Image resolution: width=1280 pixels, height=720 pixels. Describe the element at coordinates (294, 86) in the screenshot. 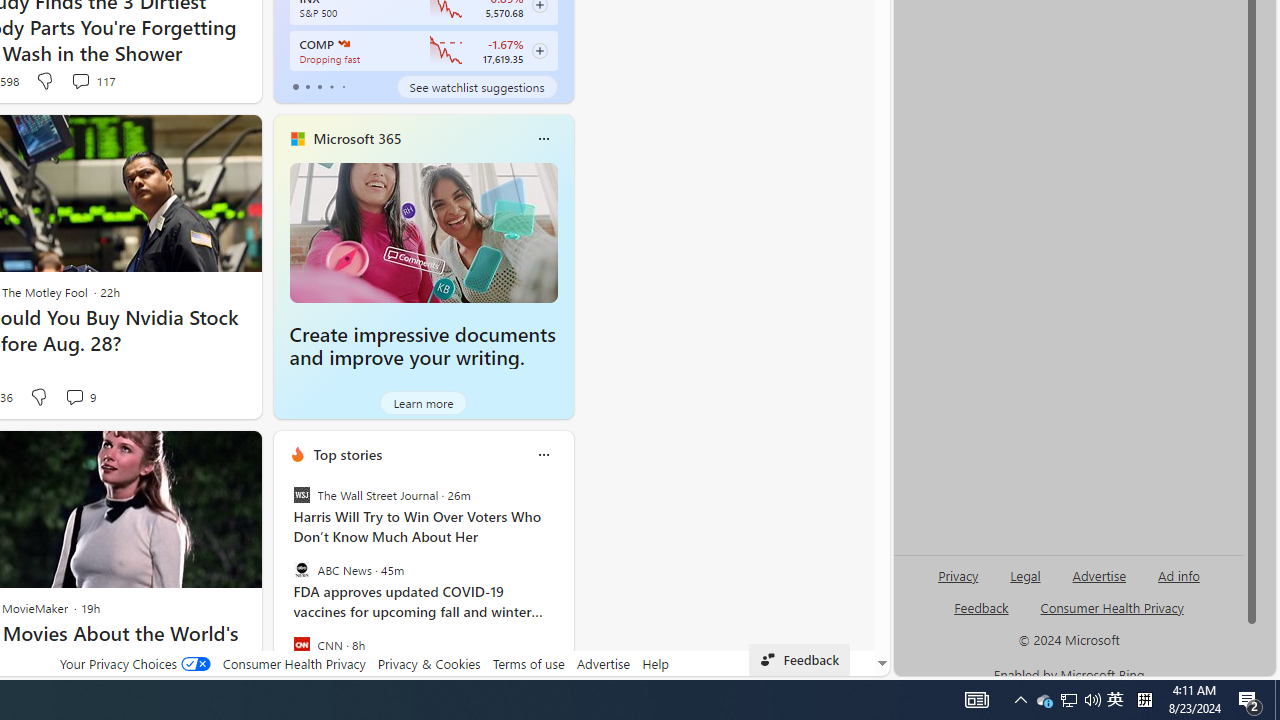

I see `'tab-0'` at that location.